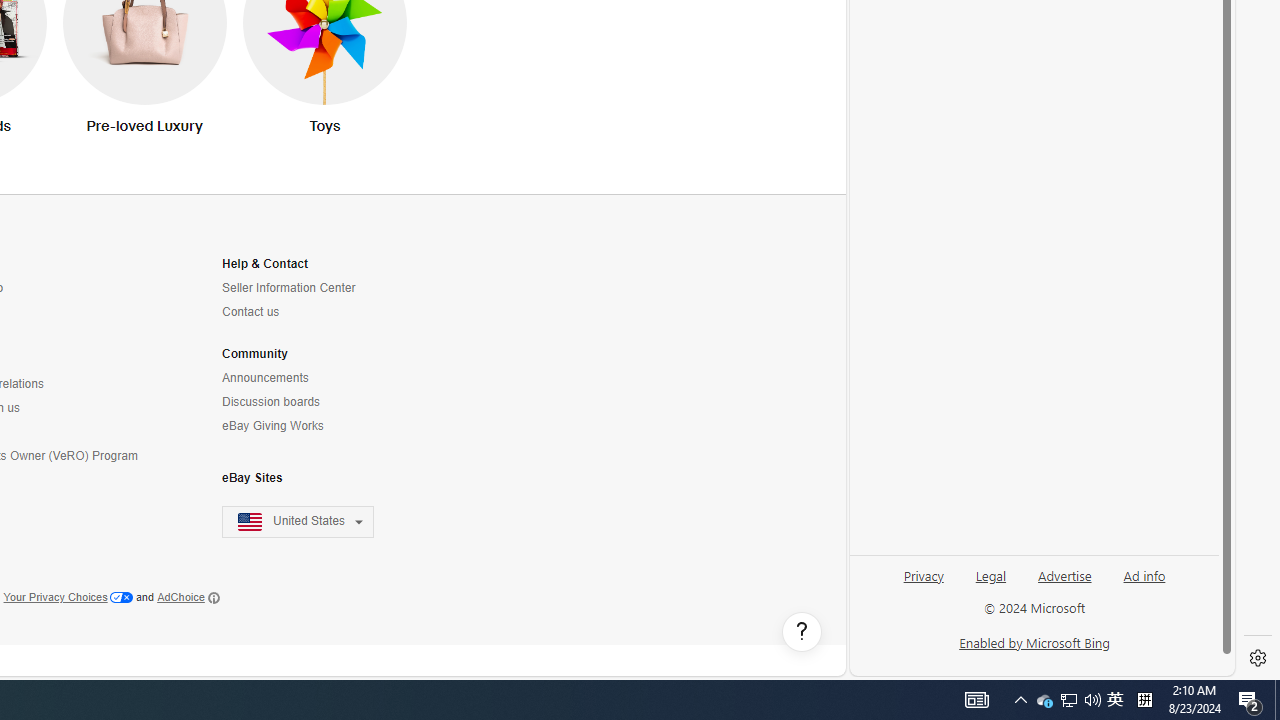 The width and height of the screenshot is (1280, 720). Describe the element at coordinates (801, 632) in the screenshot. I see `'Help, opens dialogs'` at that location.